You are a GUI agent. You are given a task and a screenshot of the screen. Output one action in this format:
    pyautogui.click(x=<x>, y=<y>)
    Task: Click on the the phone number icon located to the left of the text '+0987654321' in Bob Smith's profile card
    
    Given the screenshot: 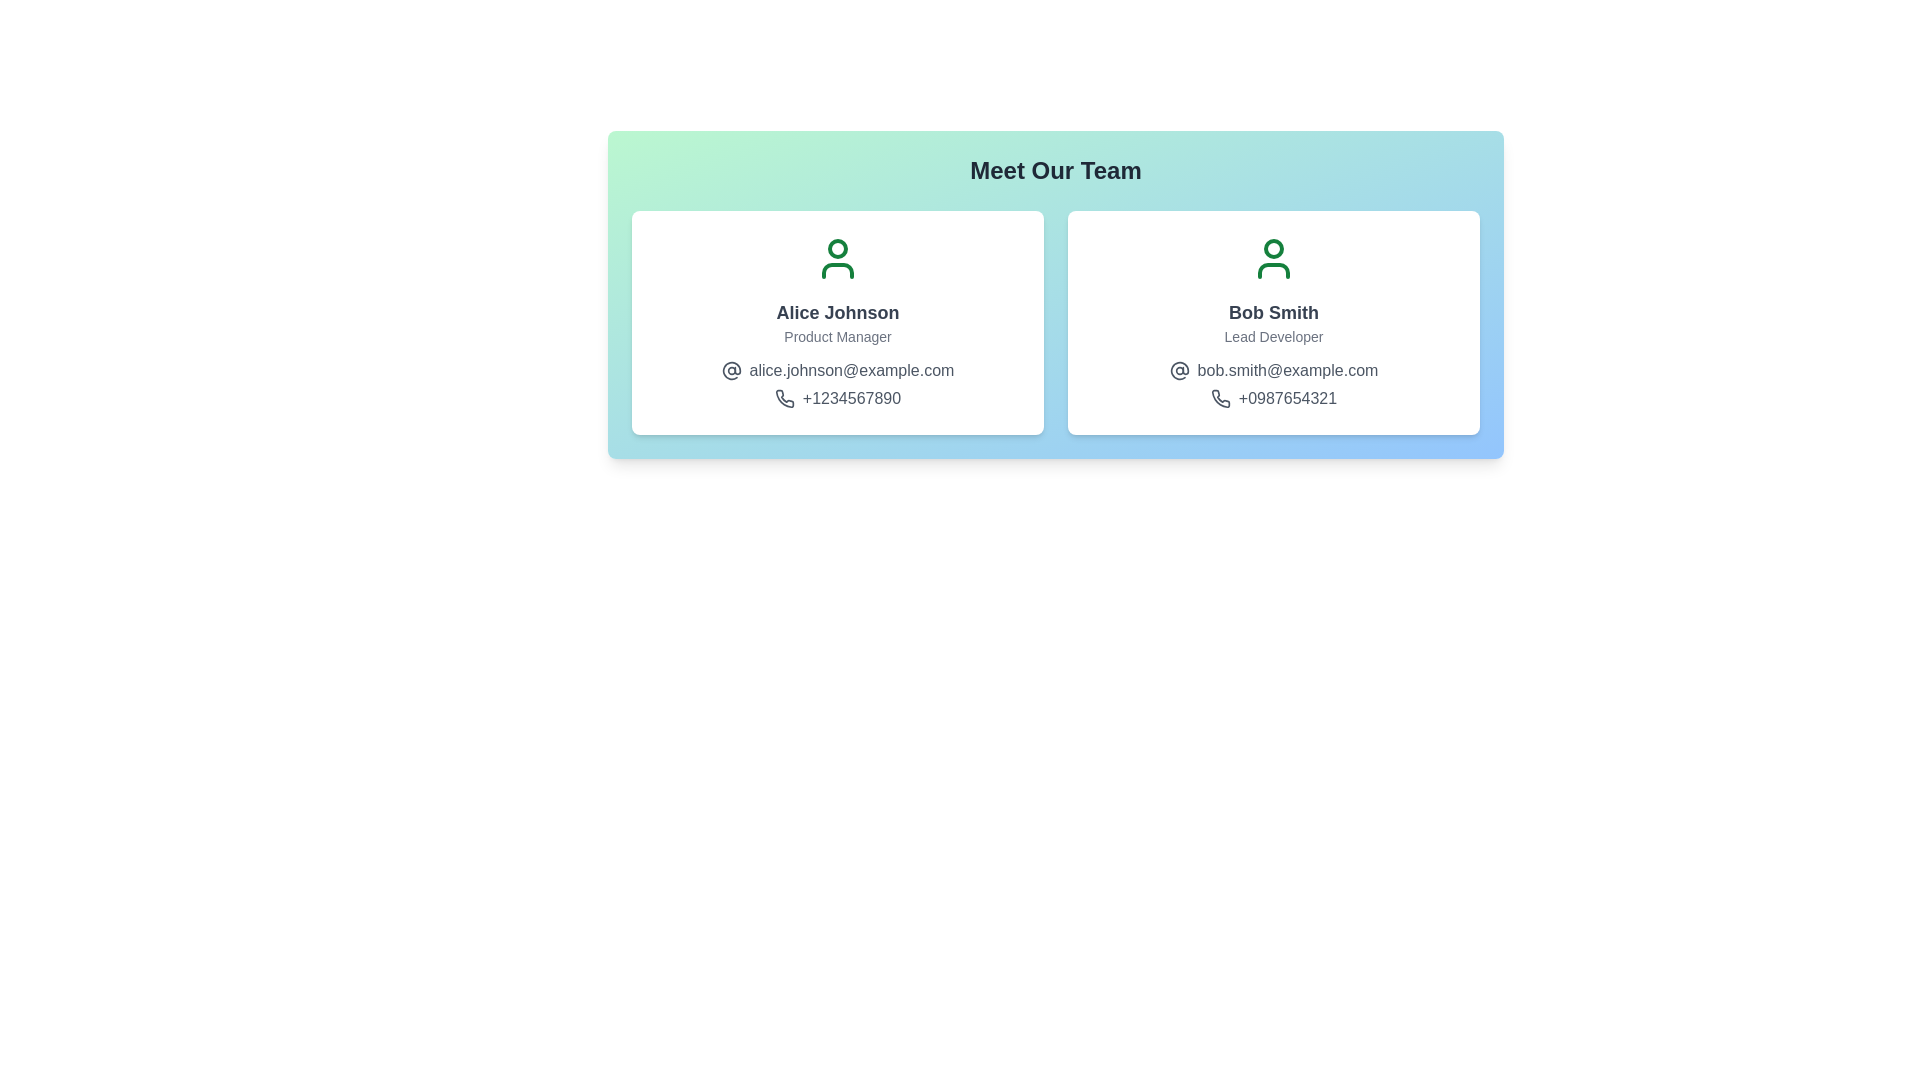 What is the action you would take?
    pyautogui.click(x=1219, y=398)
    